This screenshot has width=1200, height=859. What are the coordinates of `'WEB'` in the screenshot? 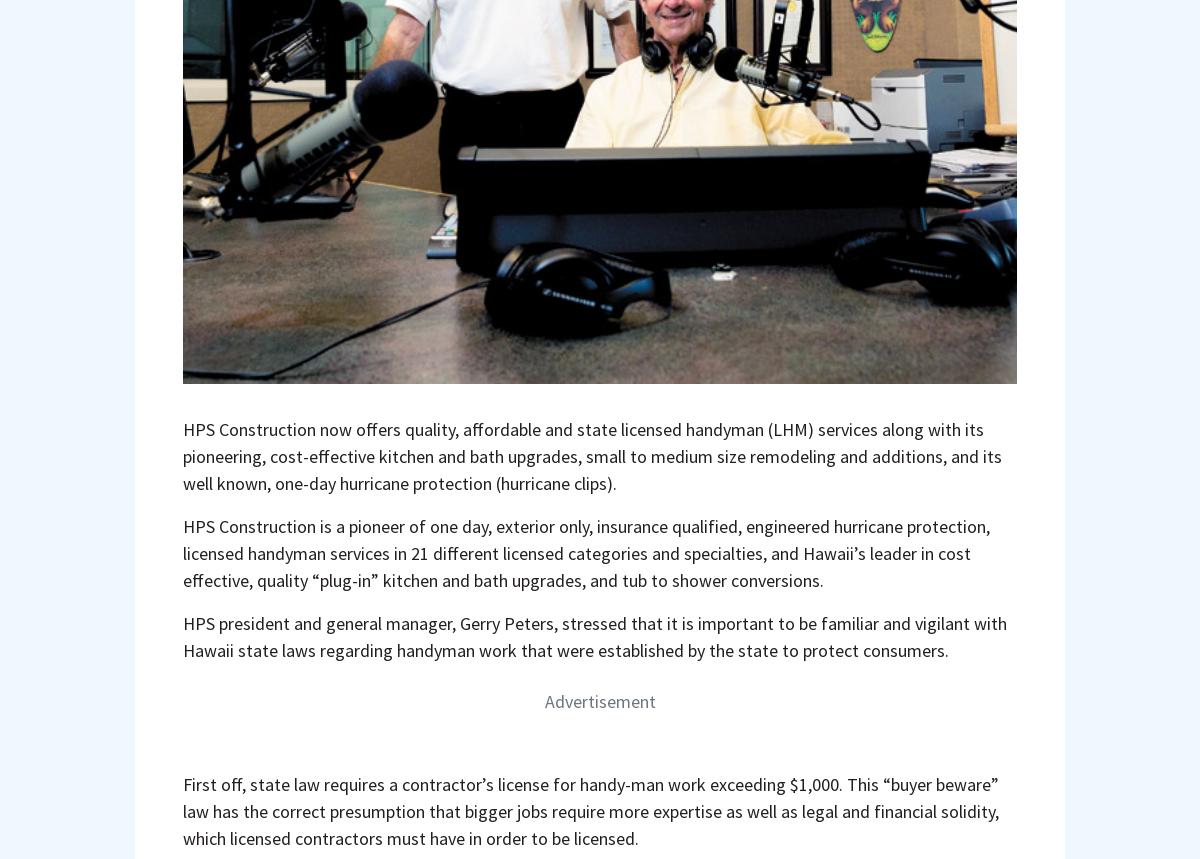 It's located at (201, 194).